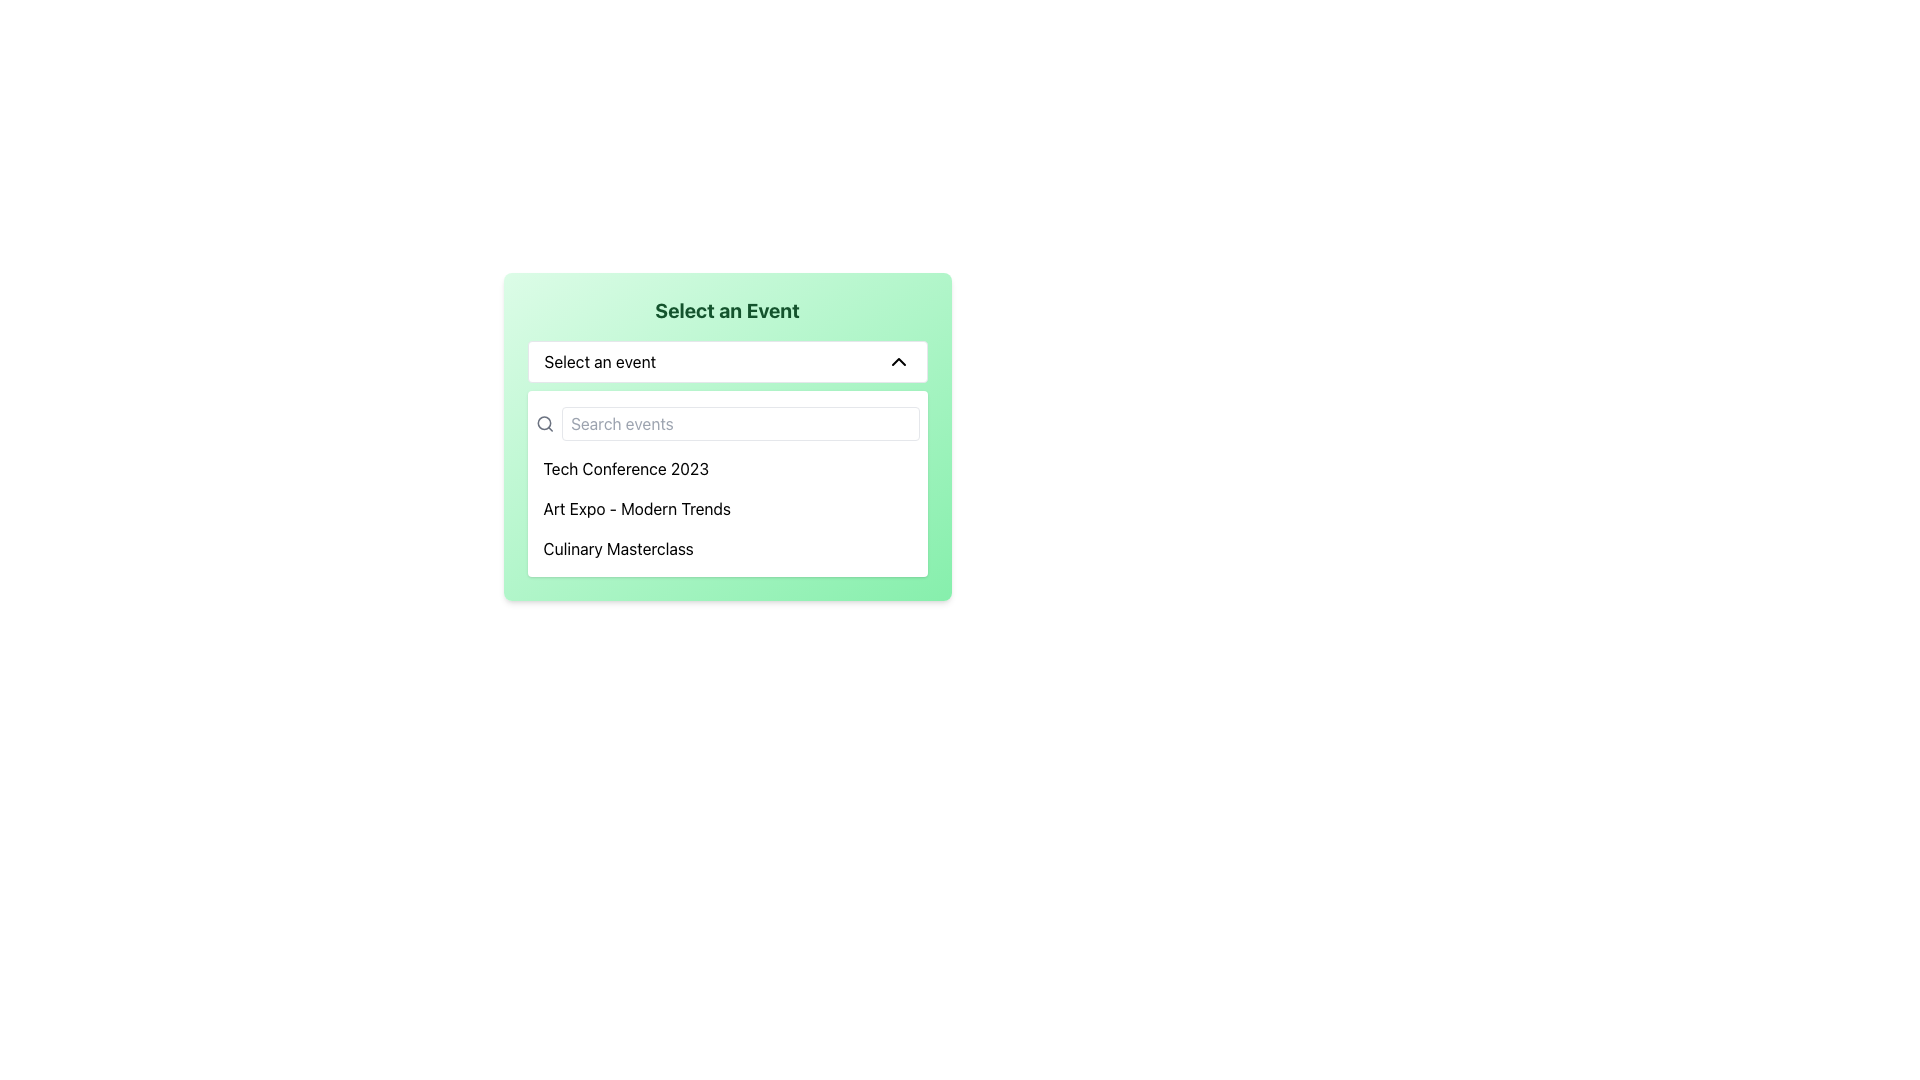  I want to click on the selectable menu option displaying 'Art Expo - Modern Trends', so click(726, 508).